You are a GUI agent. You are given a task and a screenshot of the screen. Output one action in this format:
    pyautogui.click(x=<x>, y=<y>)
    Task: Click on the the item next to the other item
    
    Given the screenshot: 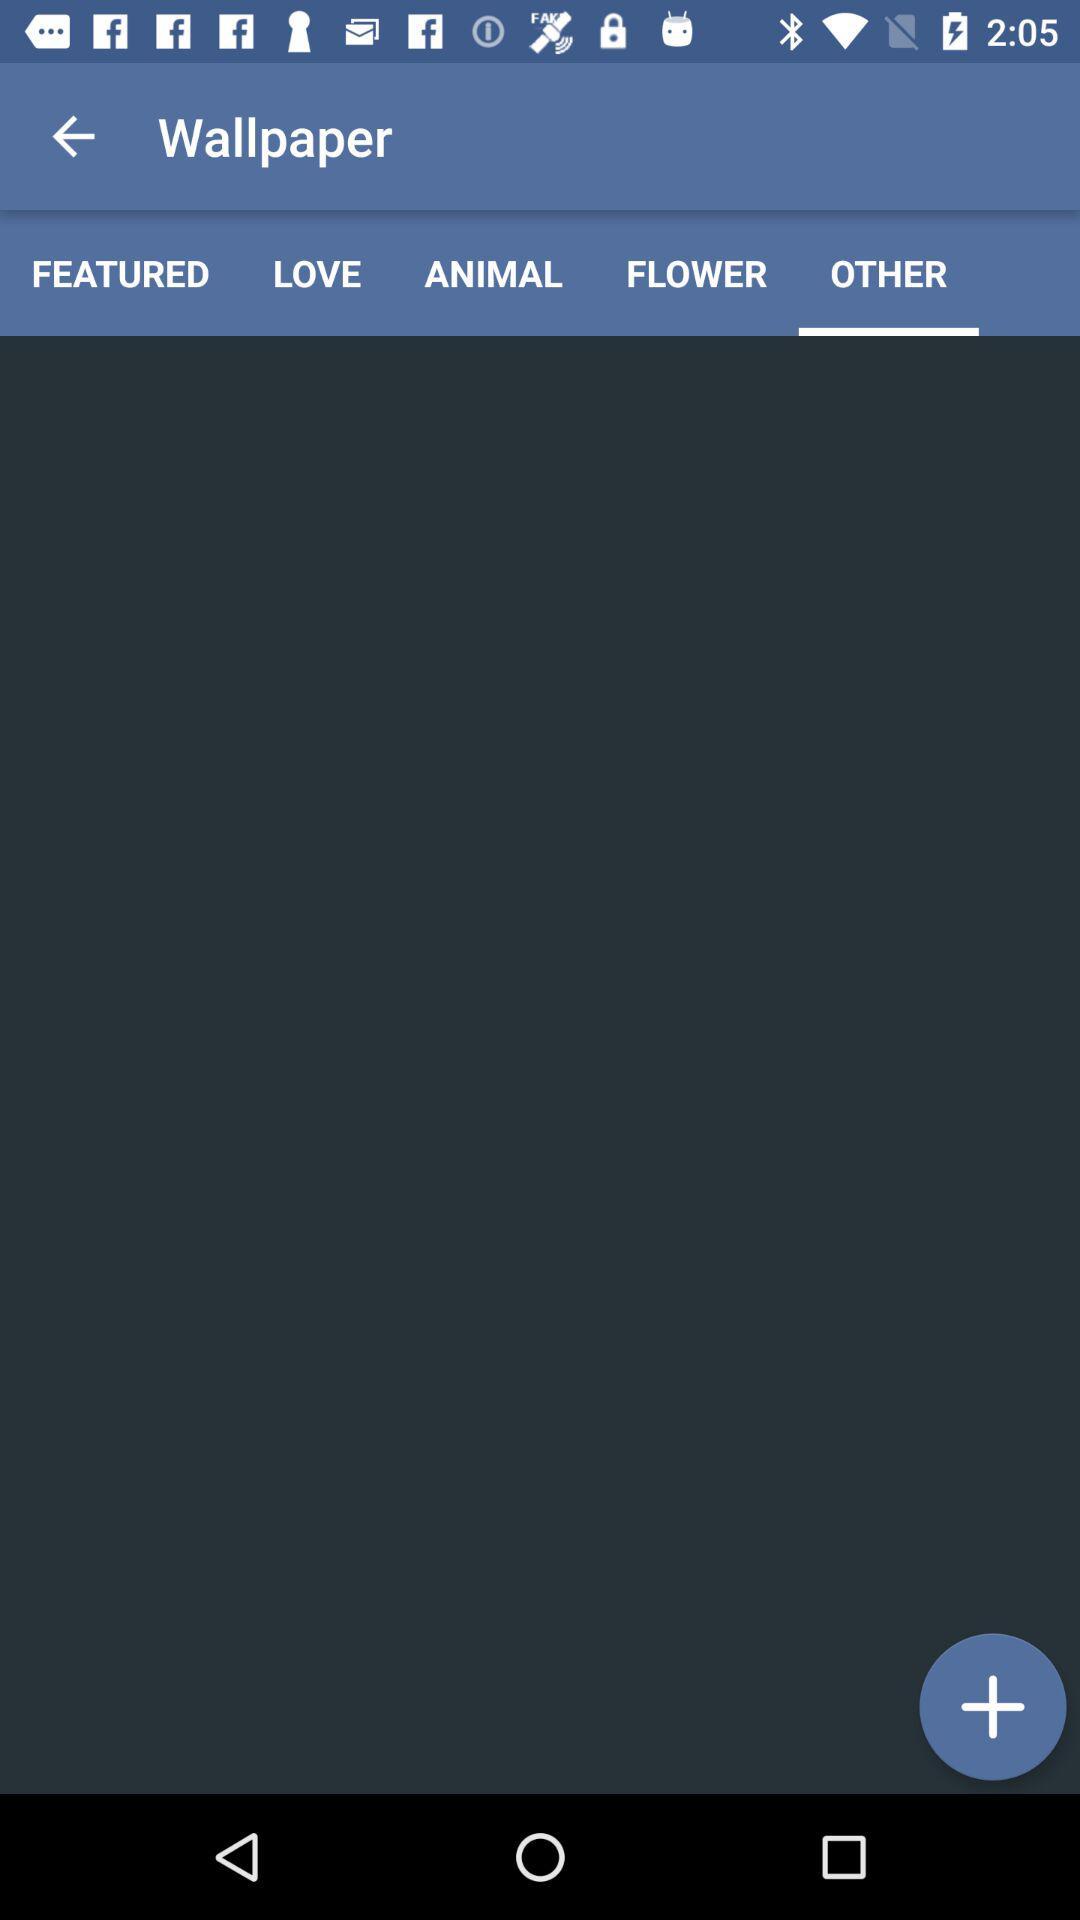 What is the action you would take?
    pyautogui.click(x=695, y=272)
    